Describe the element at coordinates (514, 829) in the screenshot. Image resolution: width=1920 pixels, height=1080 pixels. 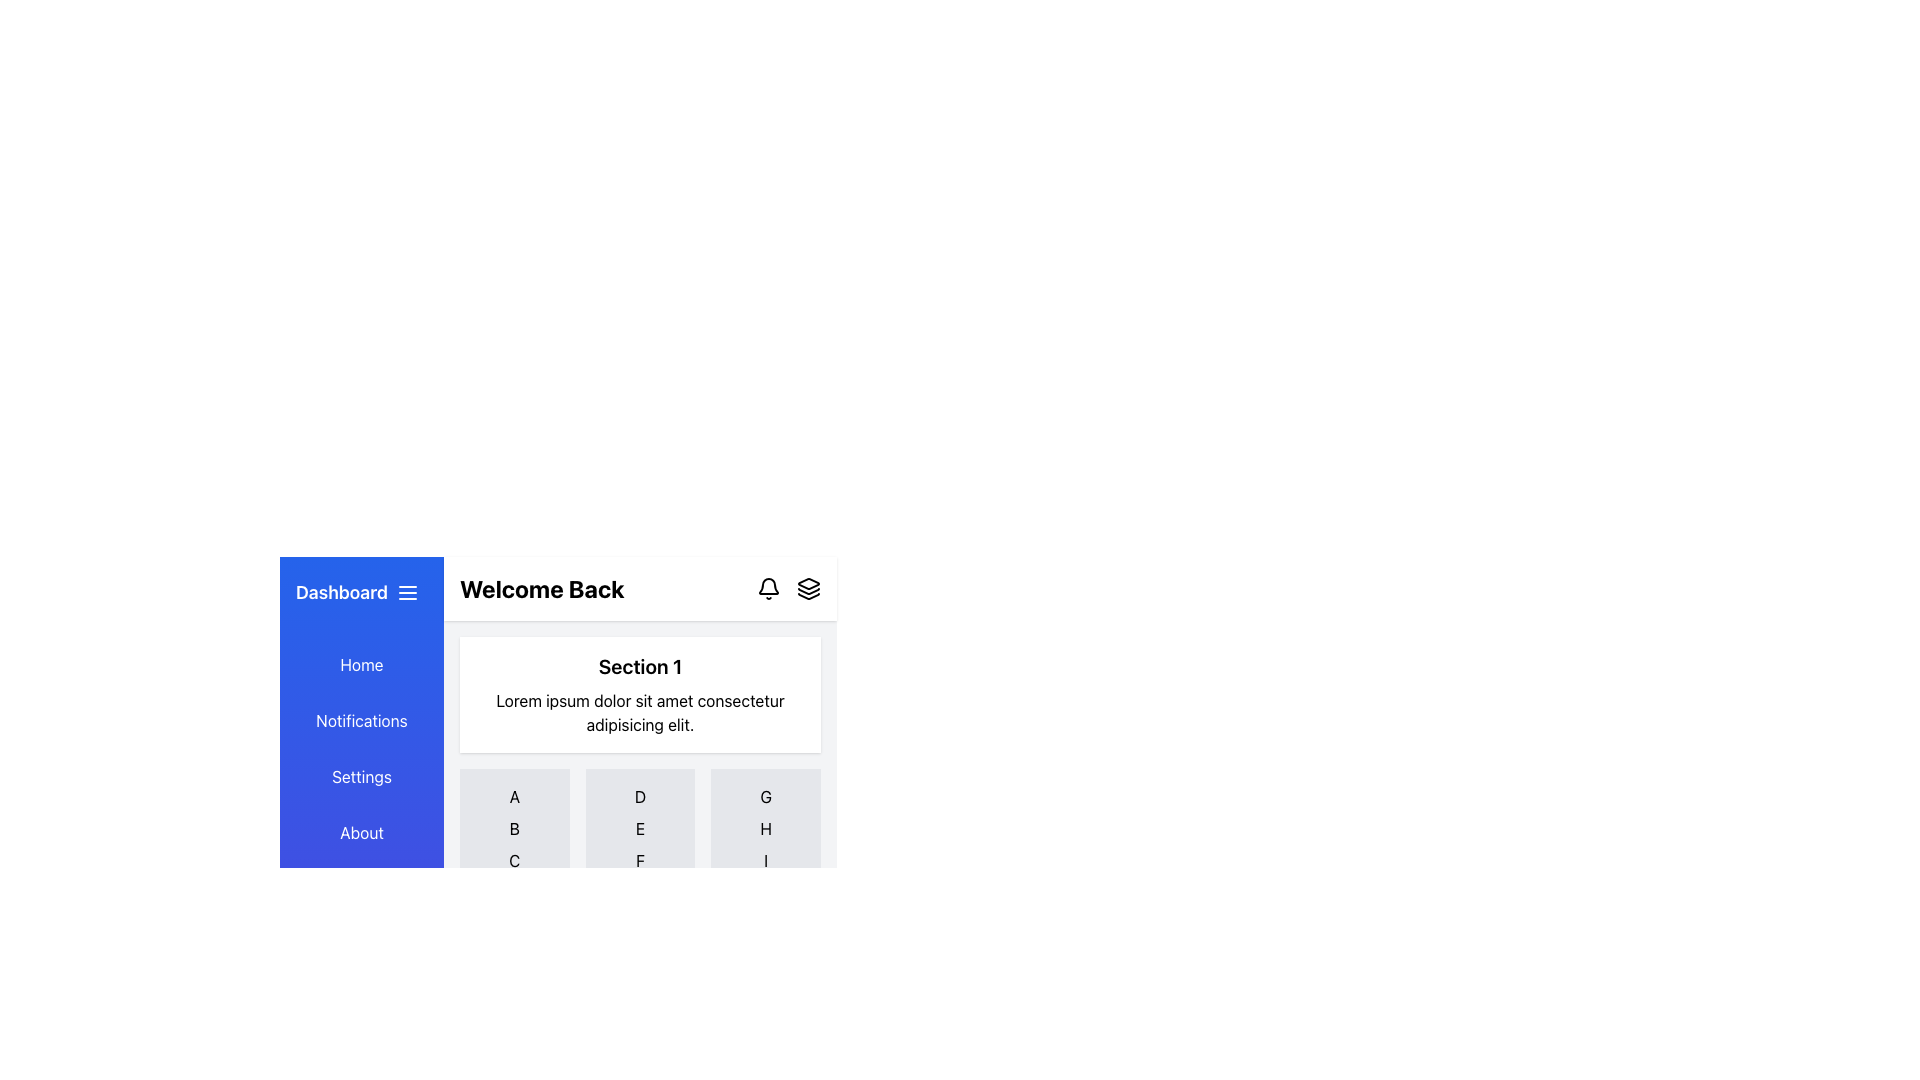
I see `the text label 'B' which is positioned between 'A' and 'C' in a vertically stacked group of letters below 'Section 1'` at that location.